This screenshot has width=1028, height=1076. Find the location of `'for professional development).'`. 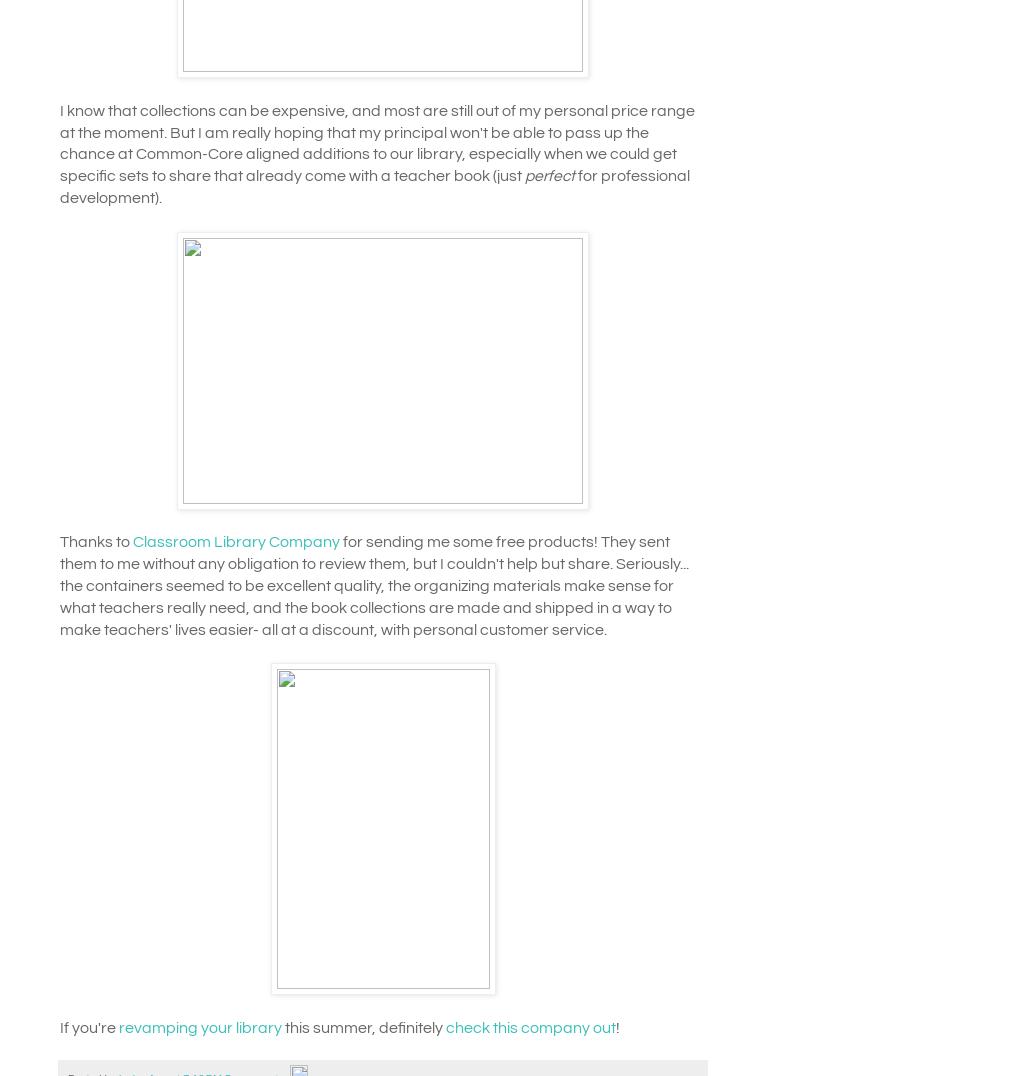

'for professional development).' is located at coordinates (60, 186).